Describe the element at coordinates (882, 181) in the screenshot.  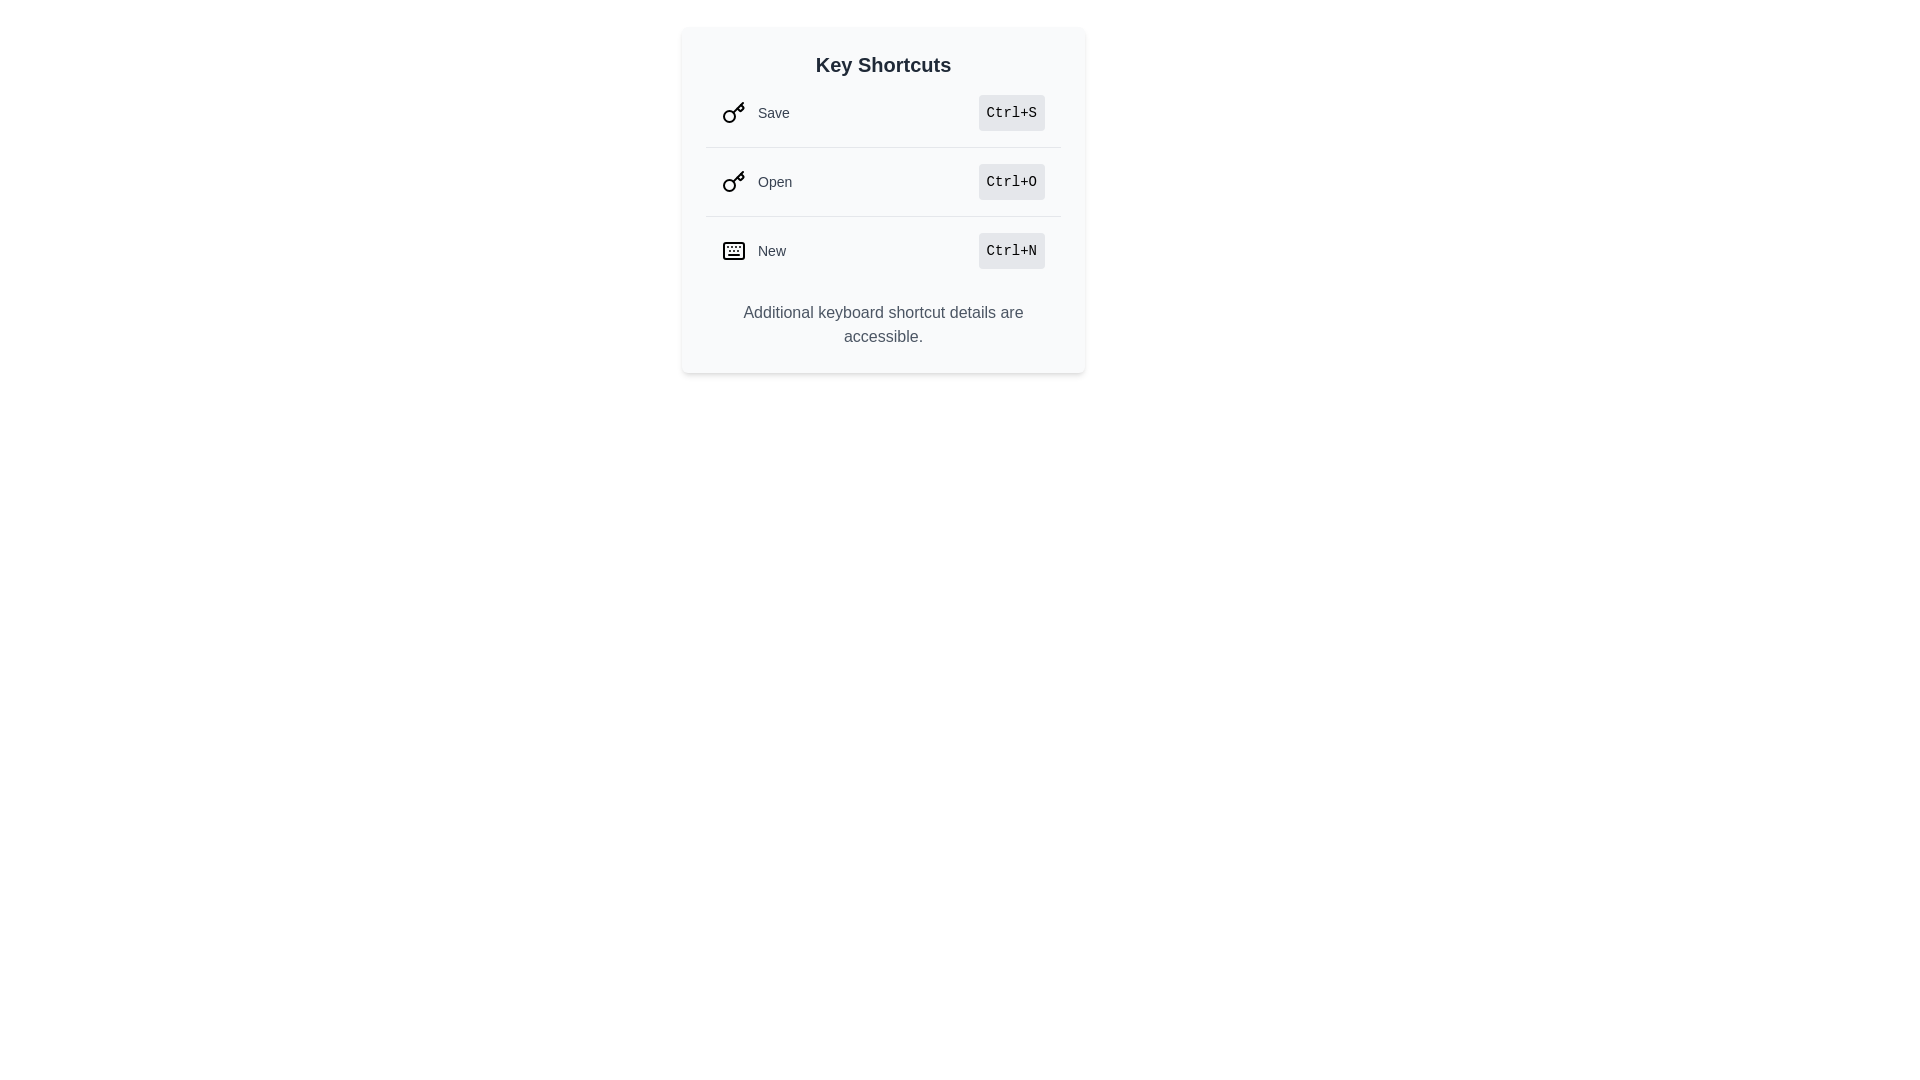
I see `keyboard navigation` at that location.